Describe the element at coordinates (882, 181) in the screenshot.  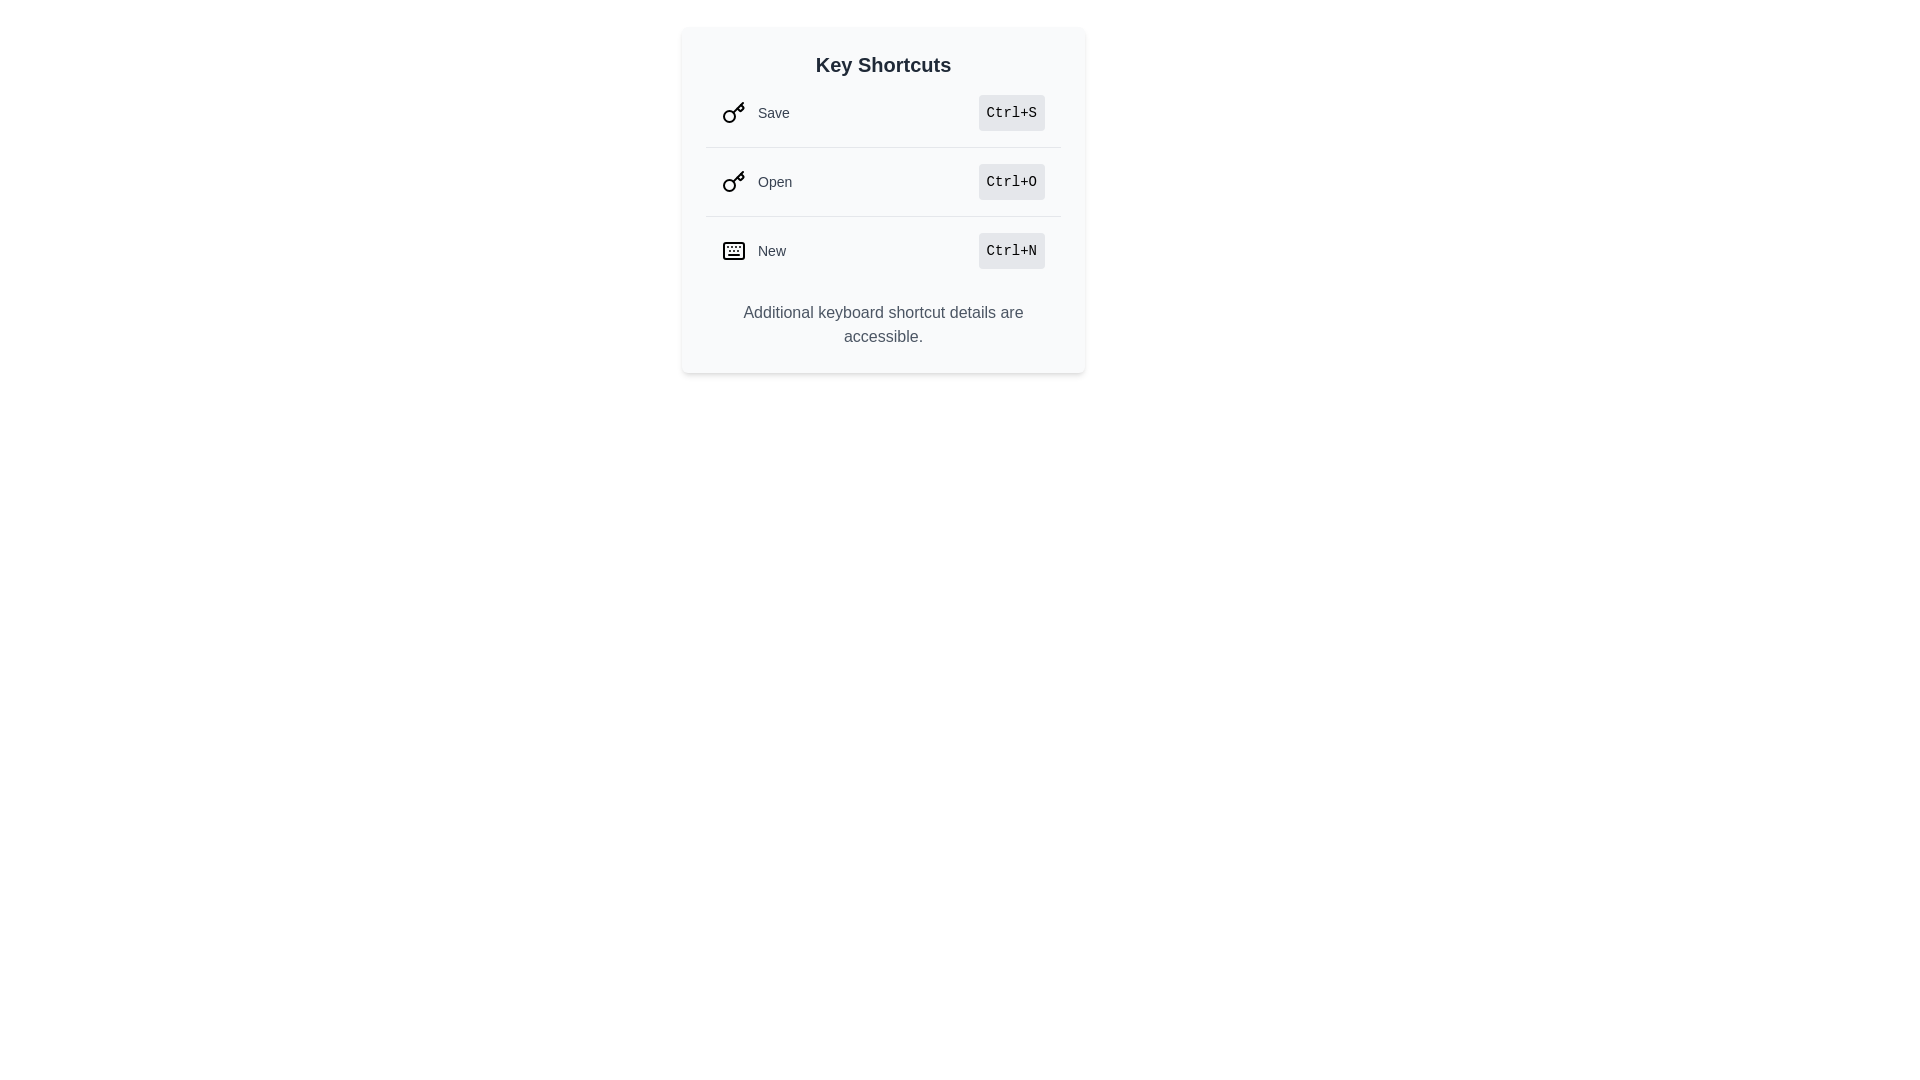
I see `keyboard navigation` at that location.